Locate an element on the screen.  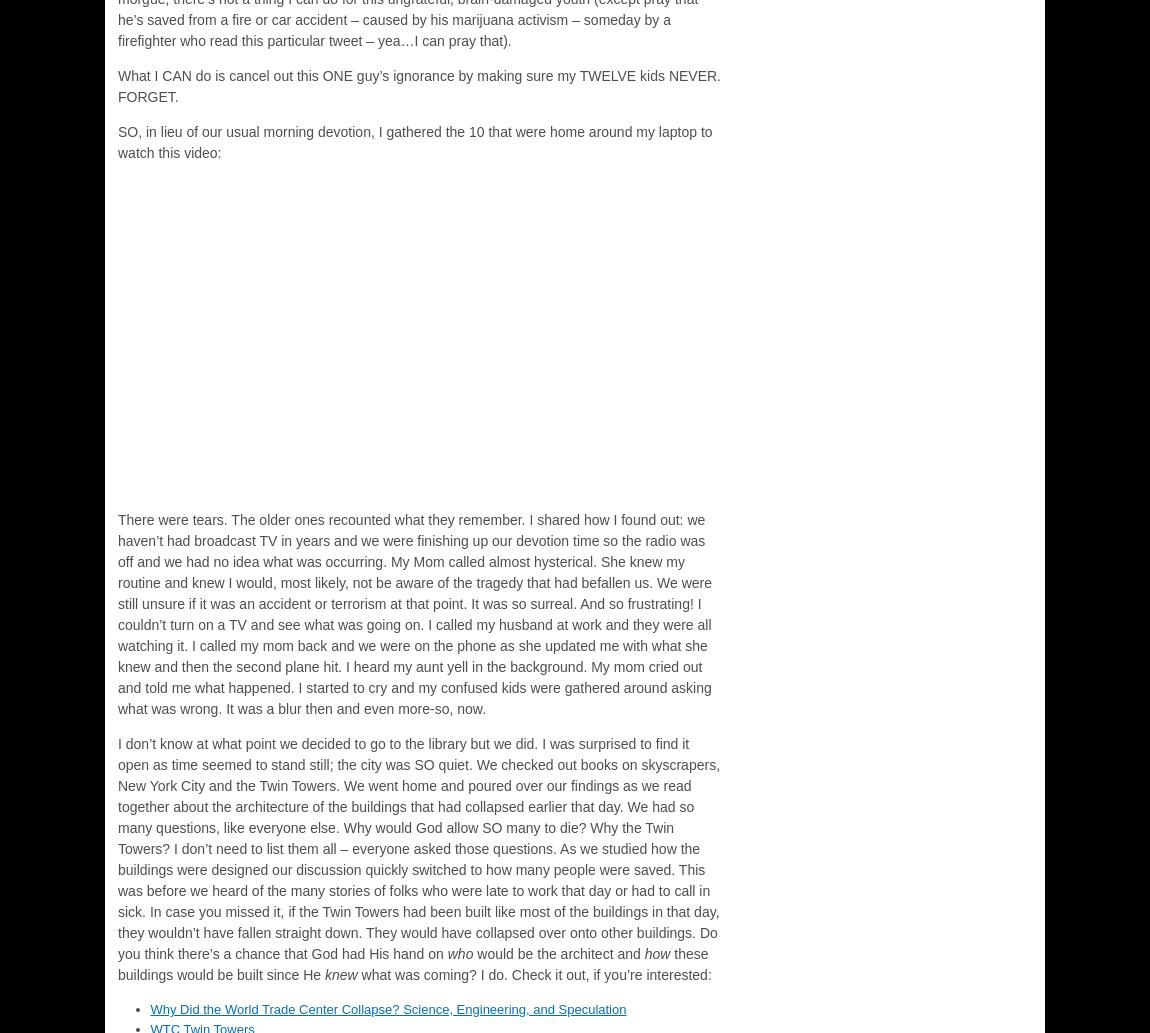
'What I CAN do is cancel out this ONE guy’s ignorance by making sure my TWELVE kids NEVER. FORGET.' is located at coordinates (116, 86).